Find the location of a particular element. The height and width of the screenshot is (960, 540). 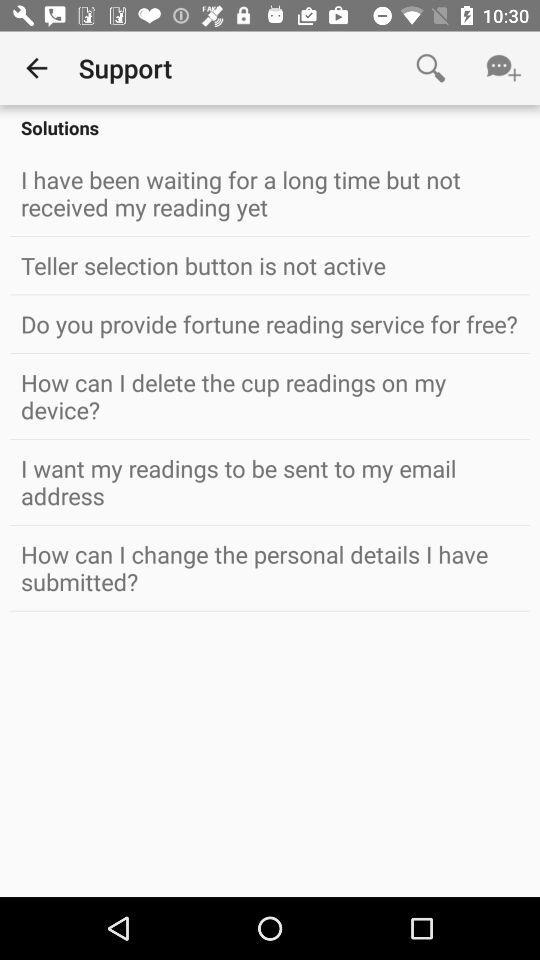

item to the left of the support is located at coordinates (36, 68).